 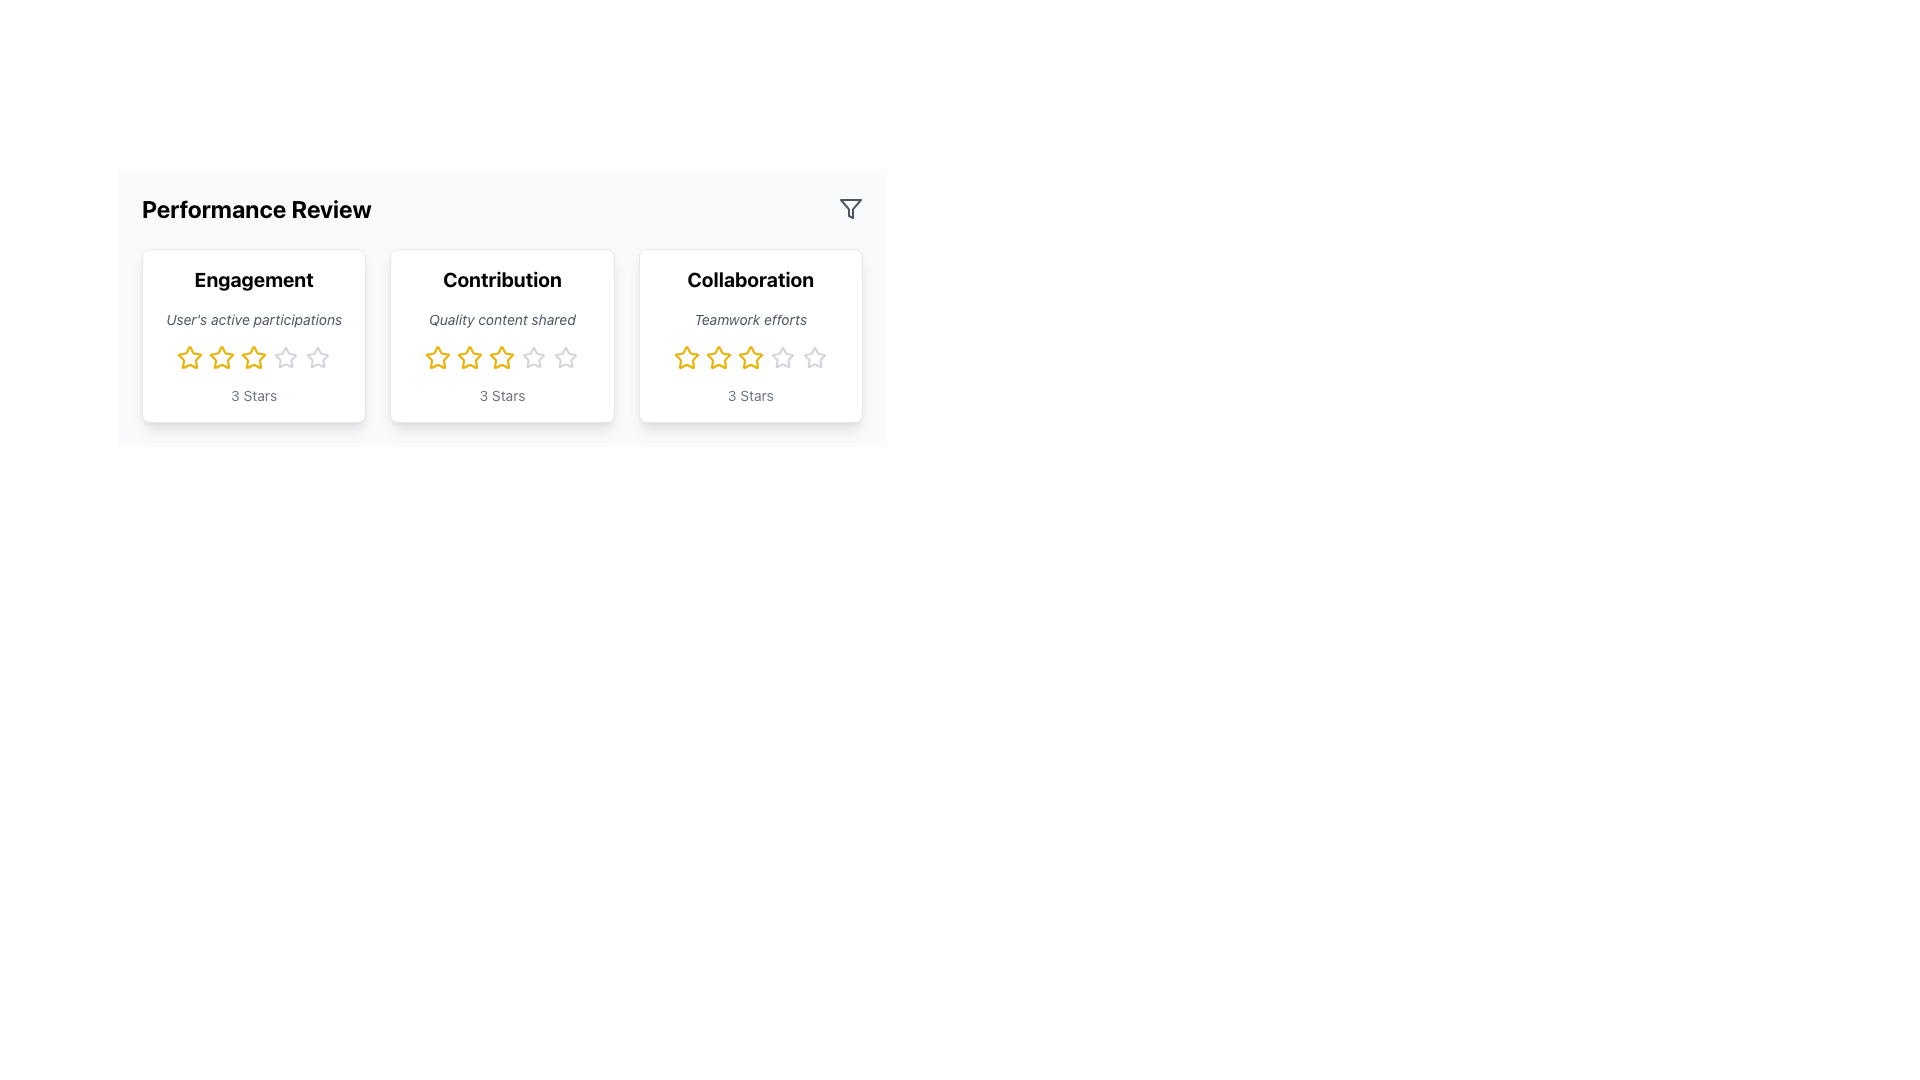 What do you see at coordinates (502, 357) in the screenshot?
I see `the highlighted yellow star in the middle of the row of five stars in the 'Contribution' card under 'Quality content shared' to interact with it` at bounding box center [502, 357].